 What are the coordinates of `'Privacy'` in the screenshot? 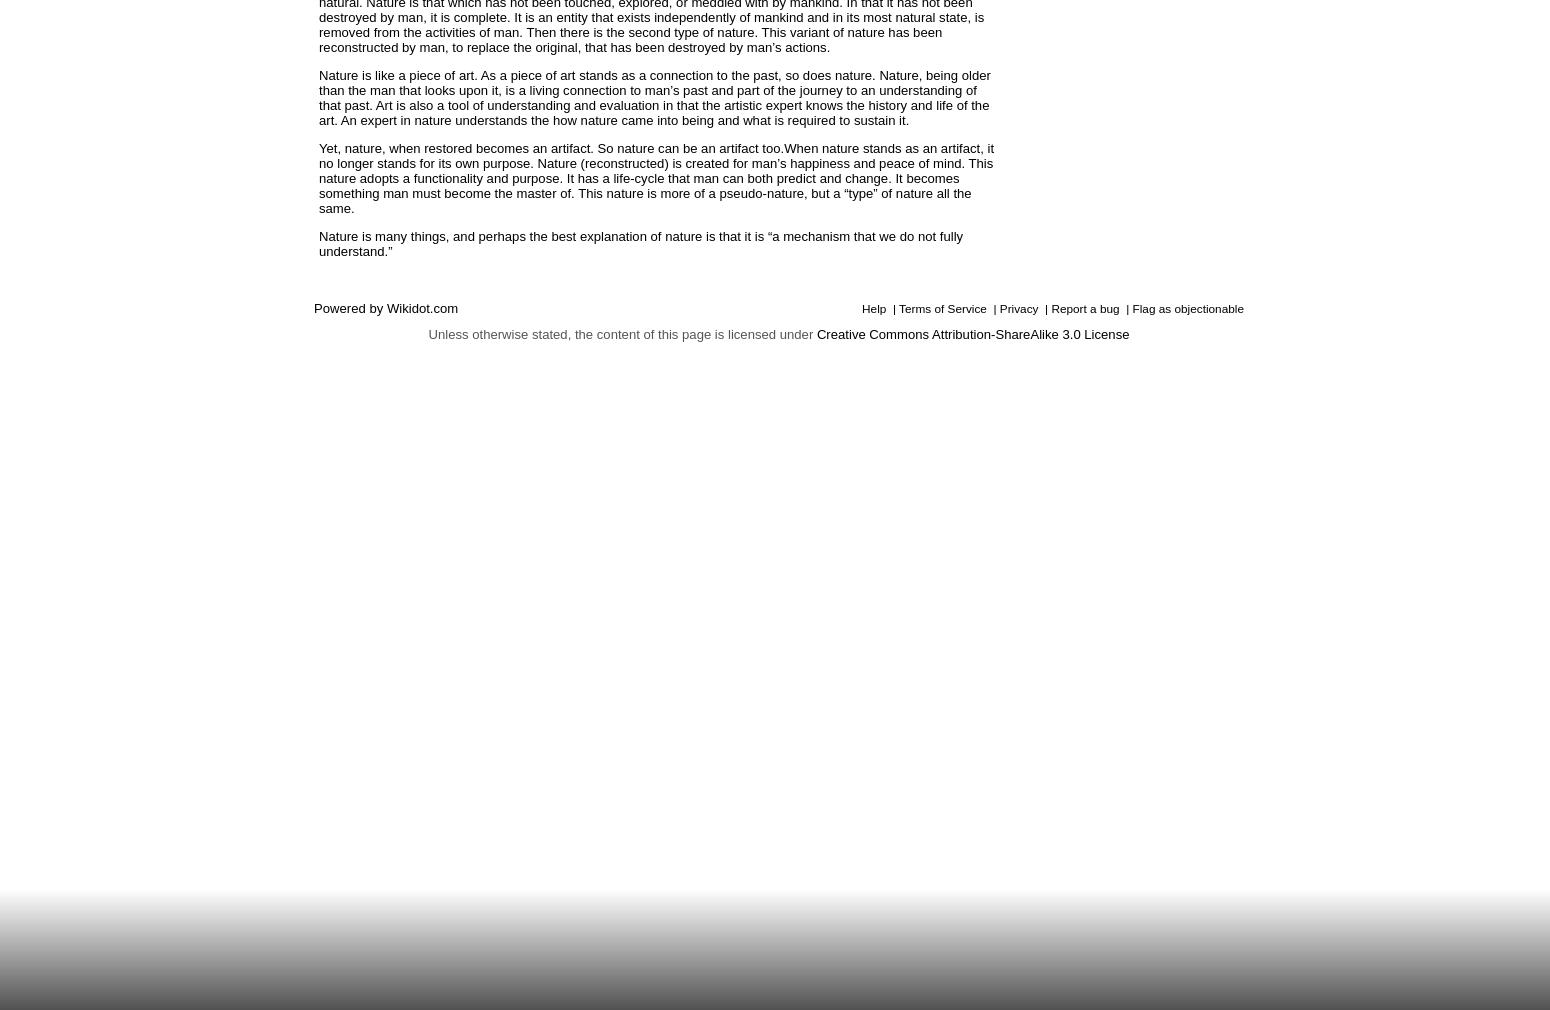 It's located at (1018, 308).